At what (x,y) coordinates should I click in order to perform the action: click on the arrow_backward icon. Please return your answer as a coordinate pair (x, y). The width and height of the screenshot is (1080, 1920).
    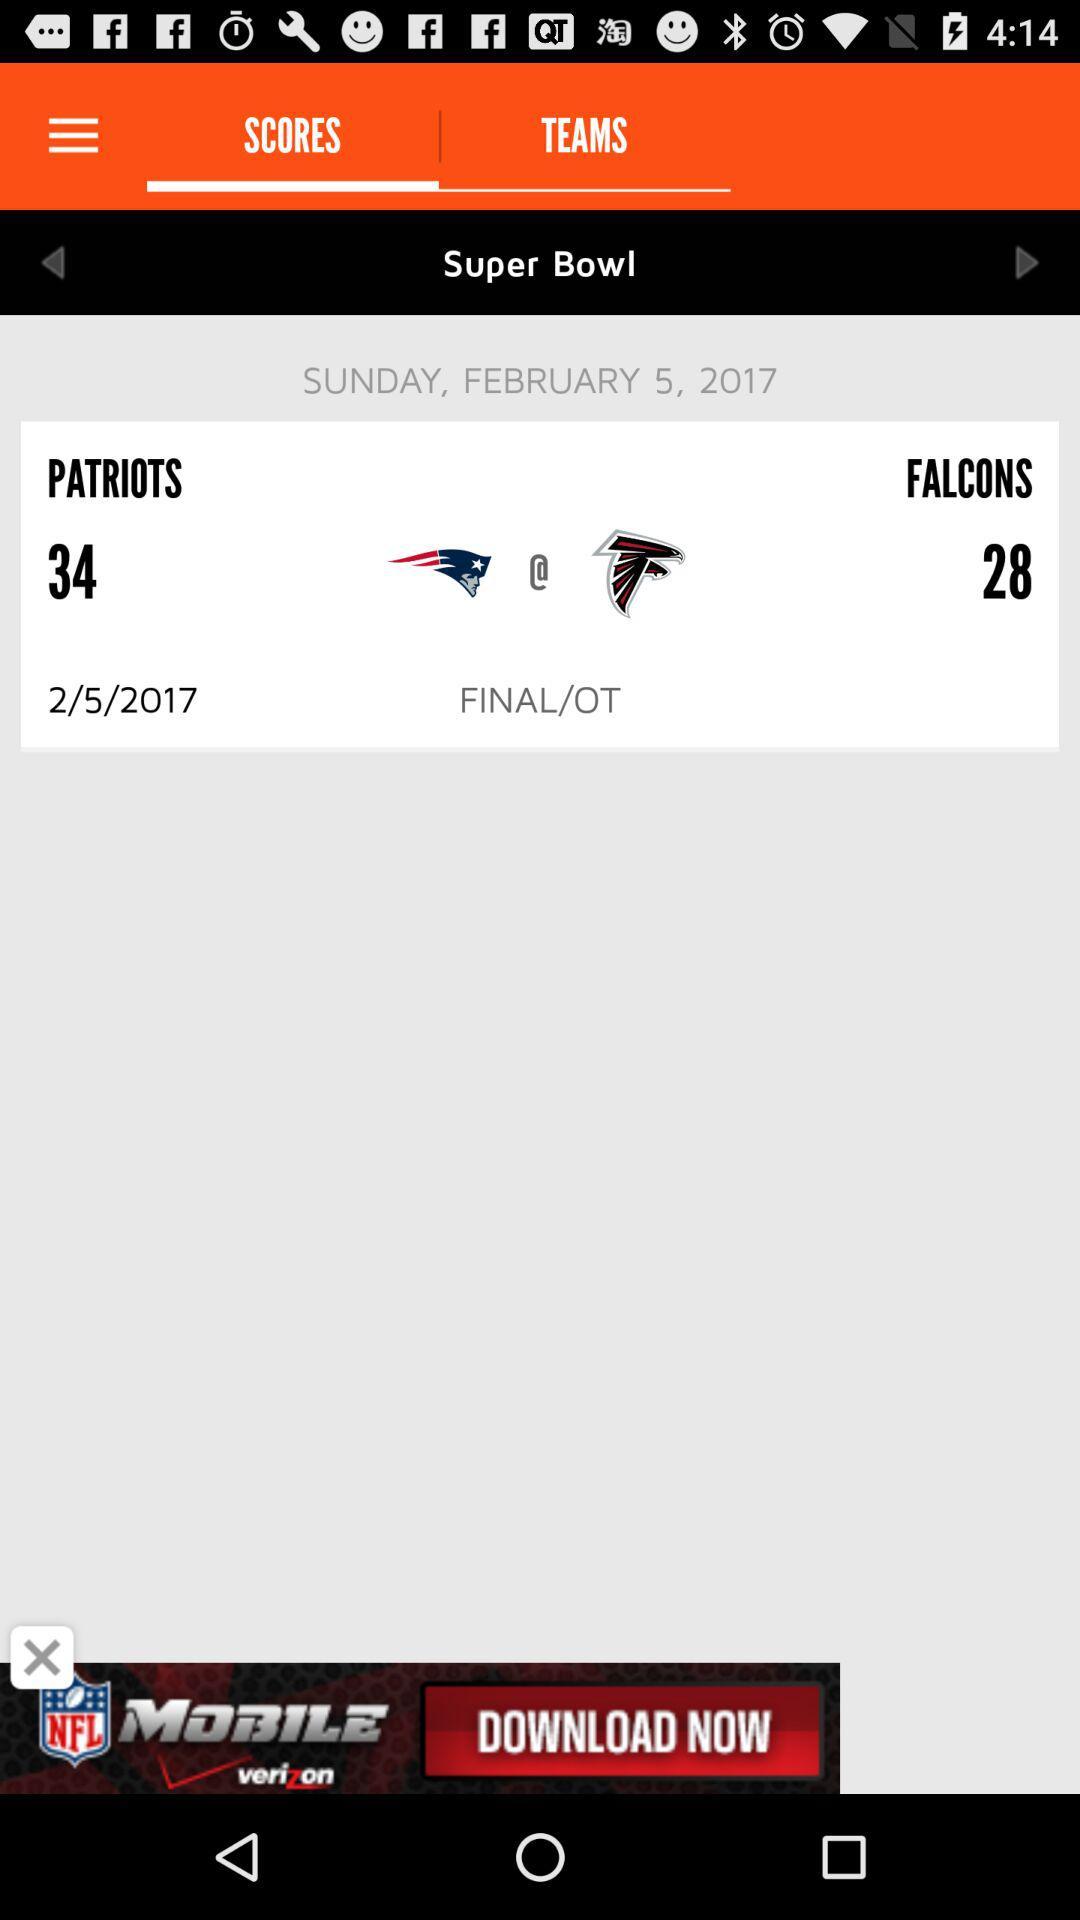
    Looking at the image, I should click on (51, 279).